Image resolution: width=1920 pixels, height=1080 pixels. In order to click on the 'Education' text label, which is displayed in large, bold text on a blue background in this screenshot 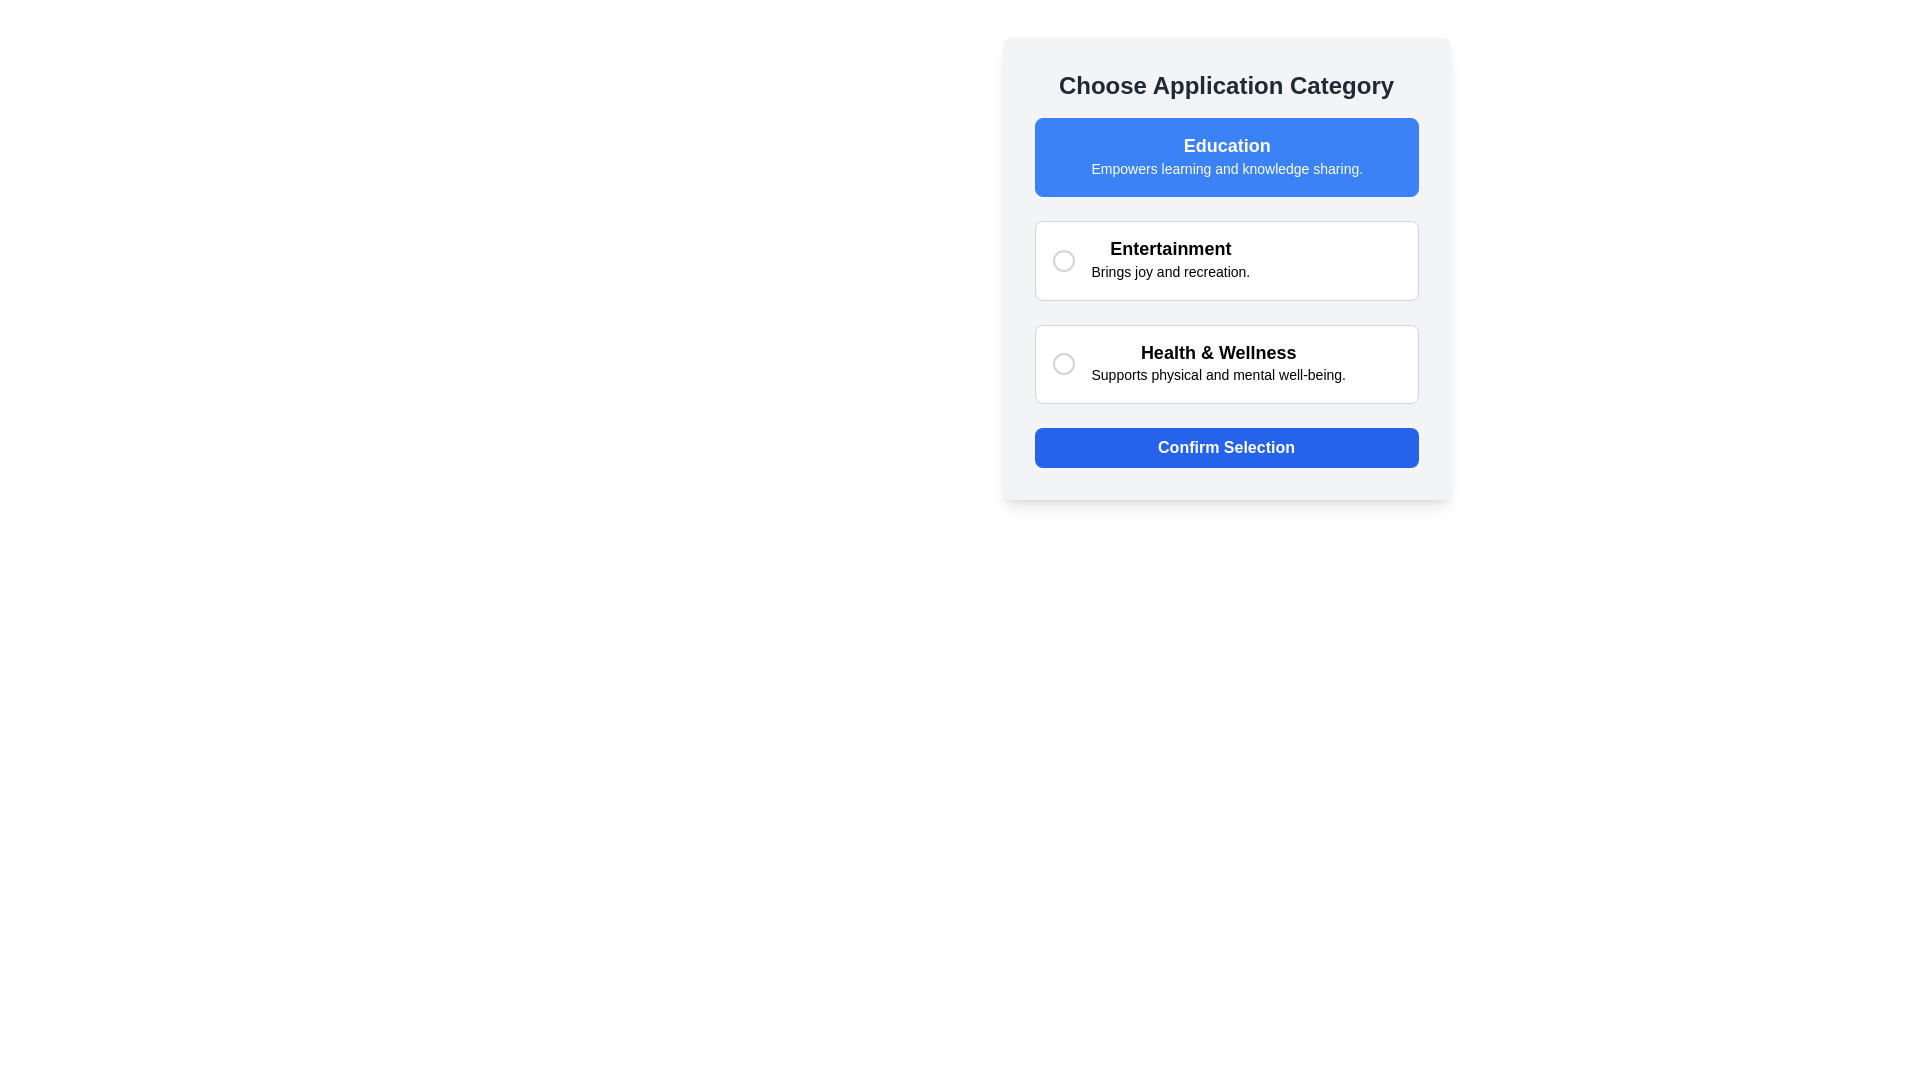, I will do `click(1226, 145)`.